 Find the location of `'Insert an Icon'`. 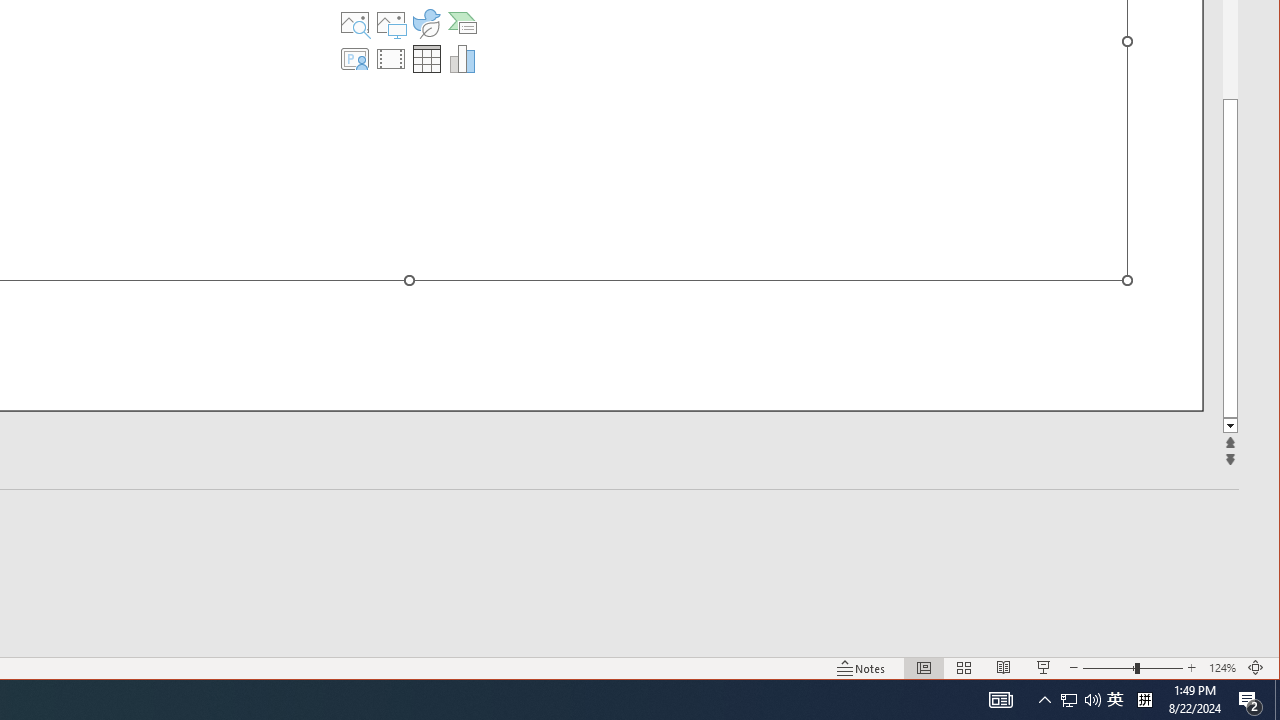

'Insert an Icon' is located at coordinates (425, 23).